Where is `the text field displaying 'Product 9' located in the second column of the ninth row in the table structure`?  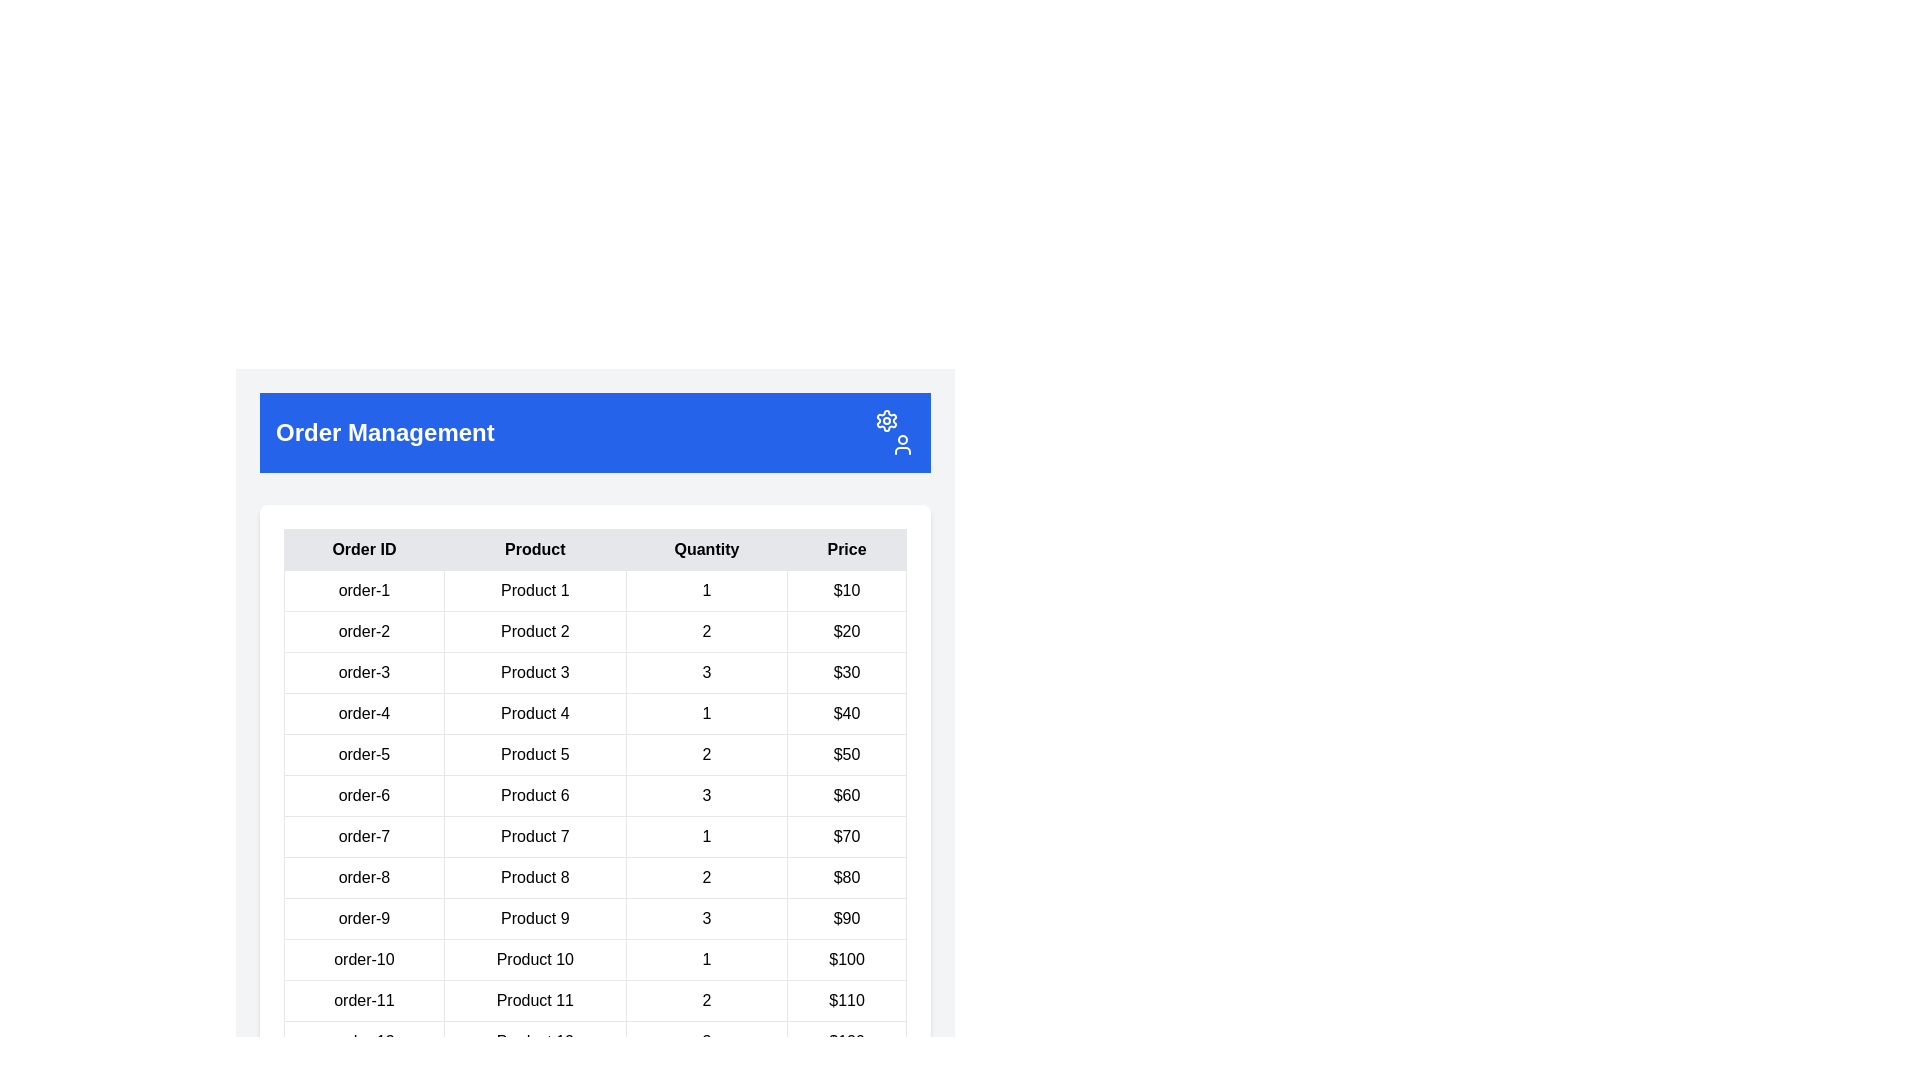 the text field displaying 'Product 9' located in the second column of the ninth row in the table structure is located at coordinates (535, 918).